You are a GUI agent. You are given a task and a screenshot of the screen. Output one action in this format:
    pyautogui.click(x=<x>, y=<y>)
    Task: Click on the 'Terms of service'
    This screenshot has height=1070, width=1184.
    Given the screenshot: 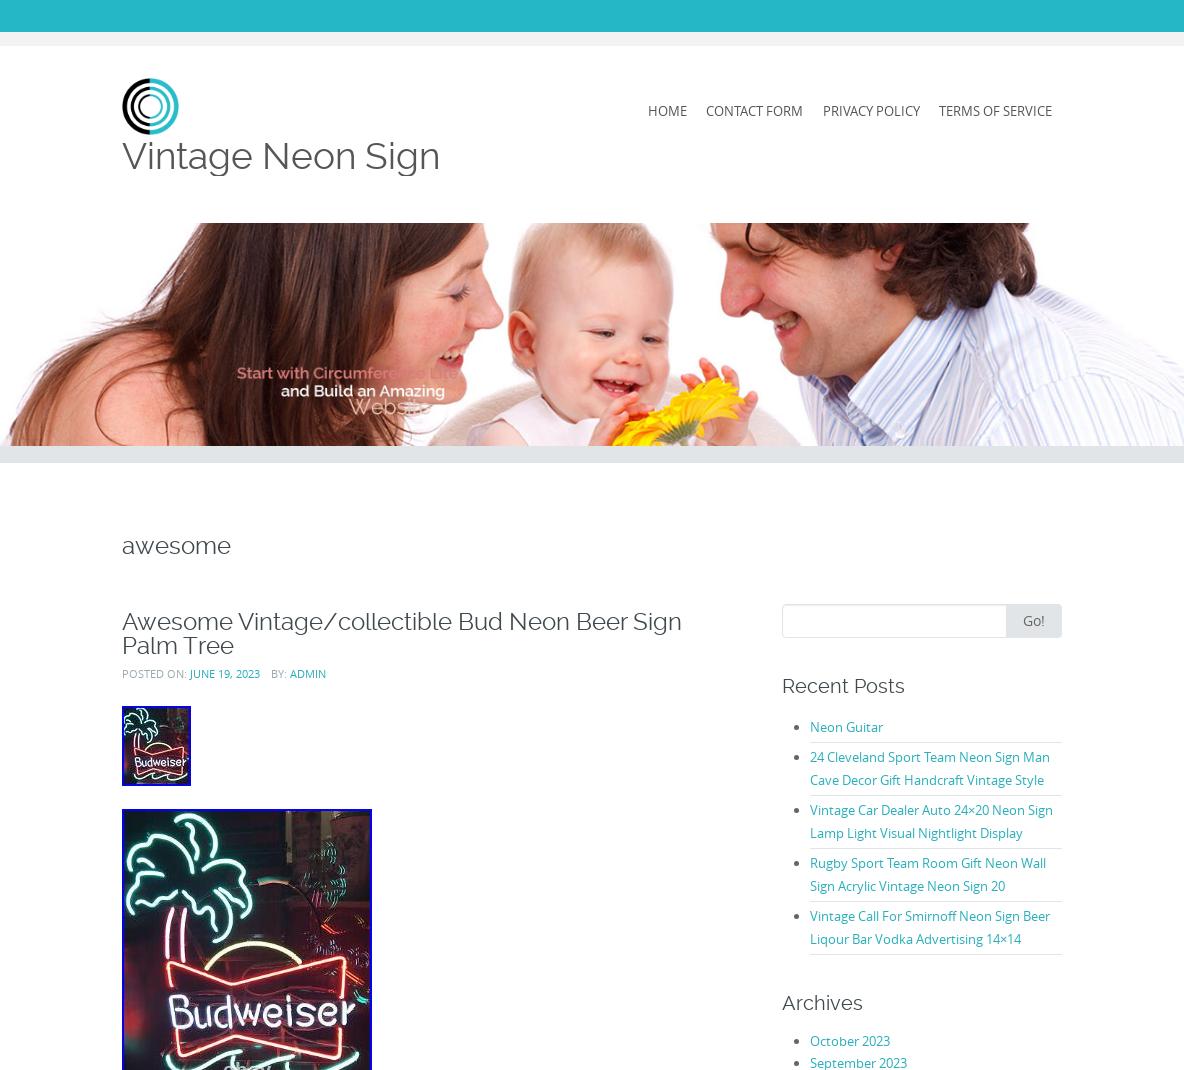 What is the action you would take?
    pyautogui.click(x=995, y=110)
    